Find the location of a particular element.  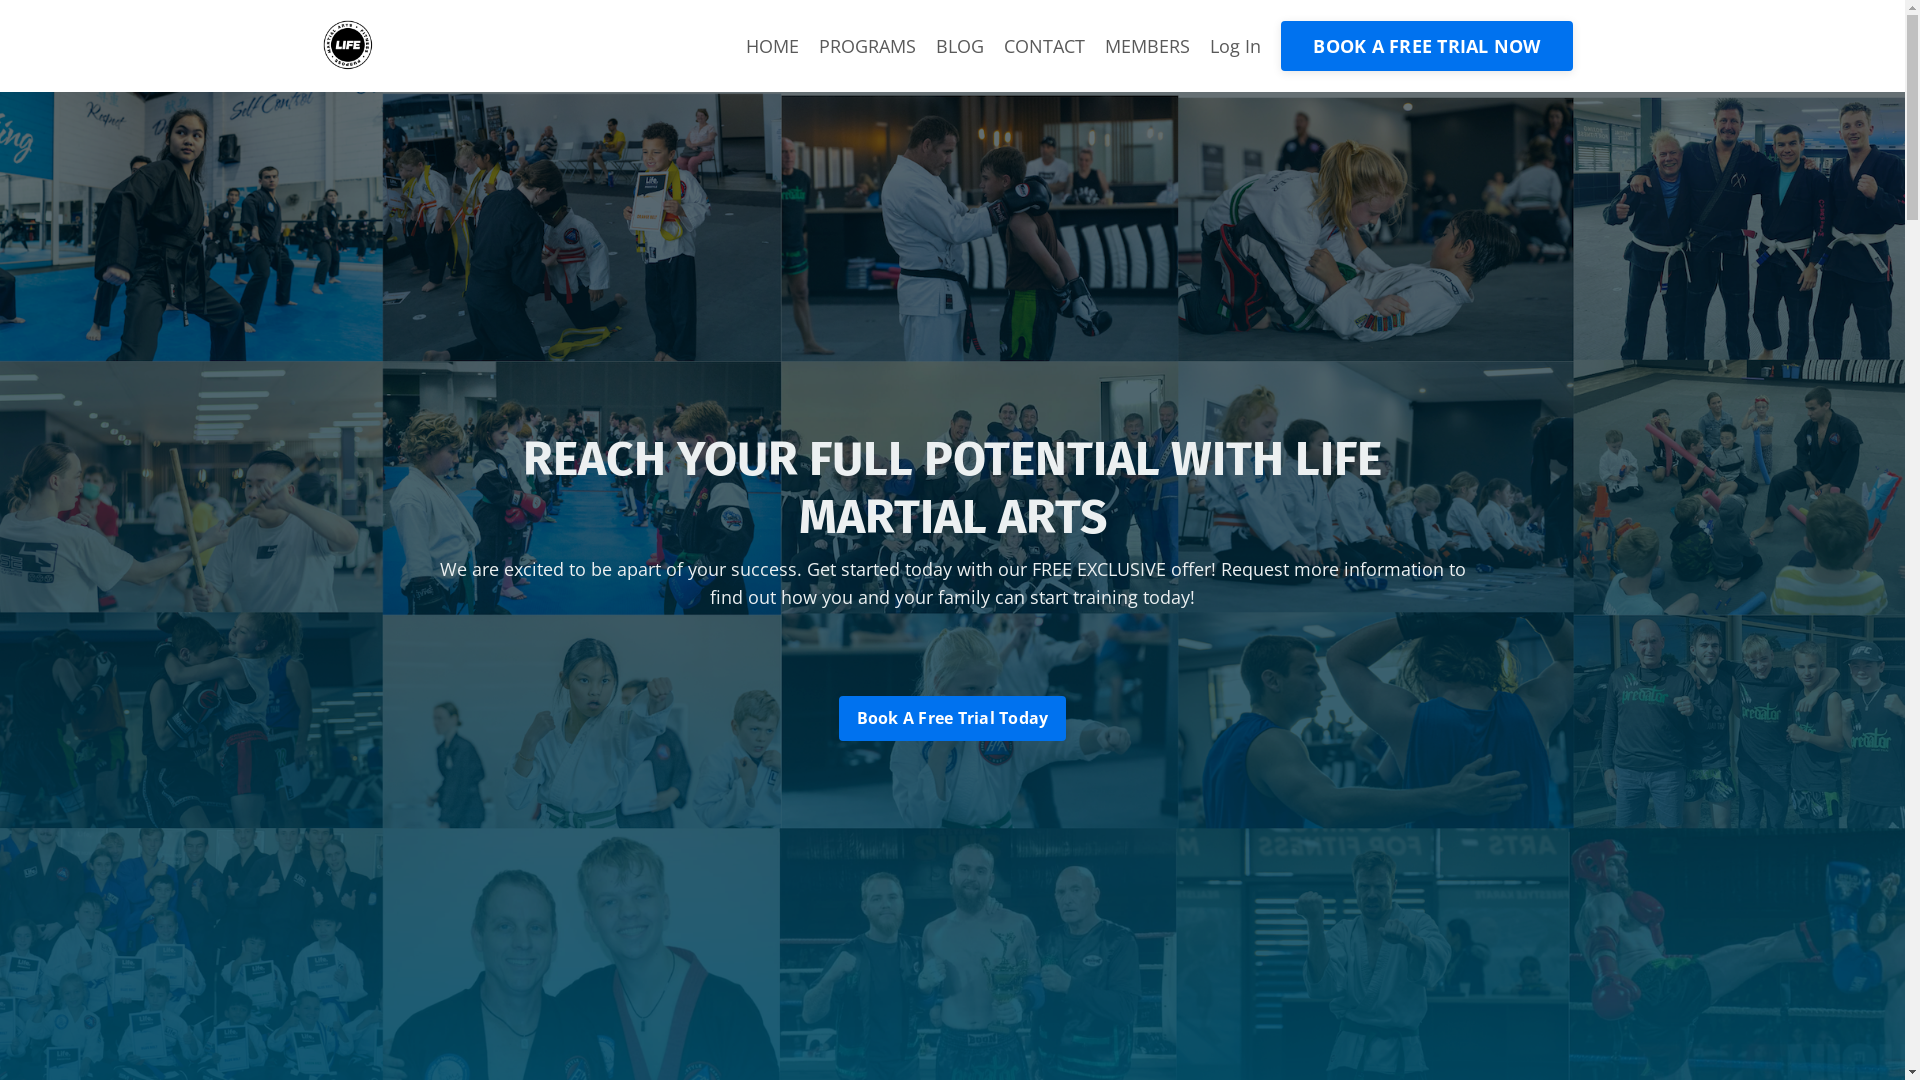

'PROGRAMS' is located at coordinates (867, 45).